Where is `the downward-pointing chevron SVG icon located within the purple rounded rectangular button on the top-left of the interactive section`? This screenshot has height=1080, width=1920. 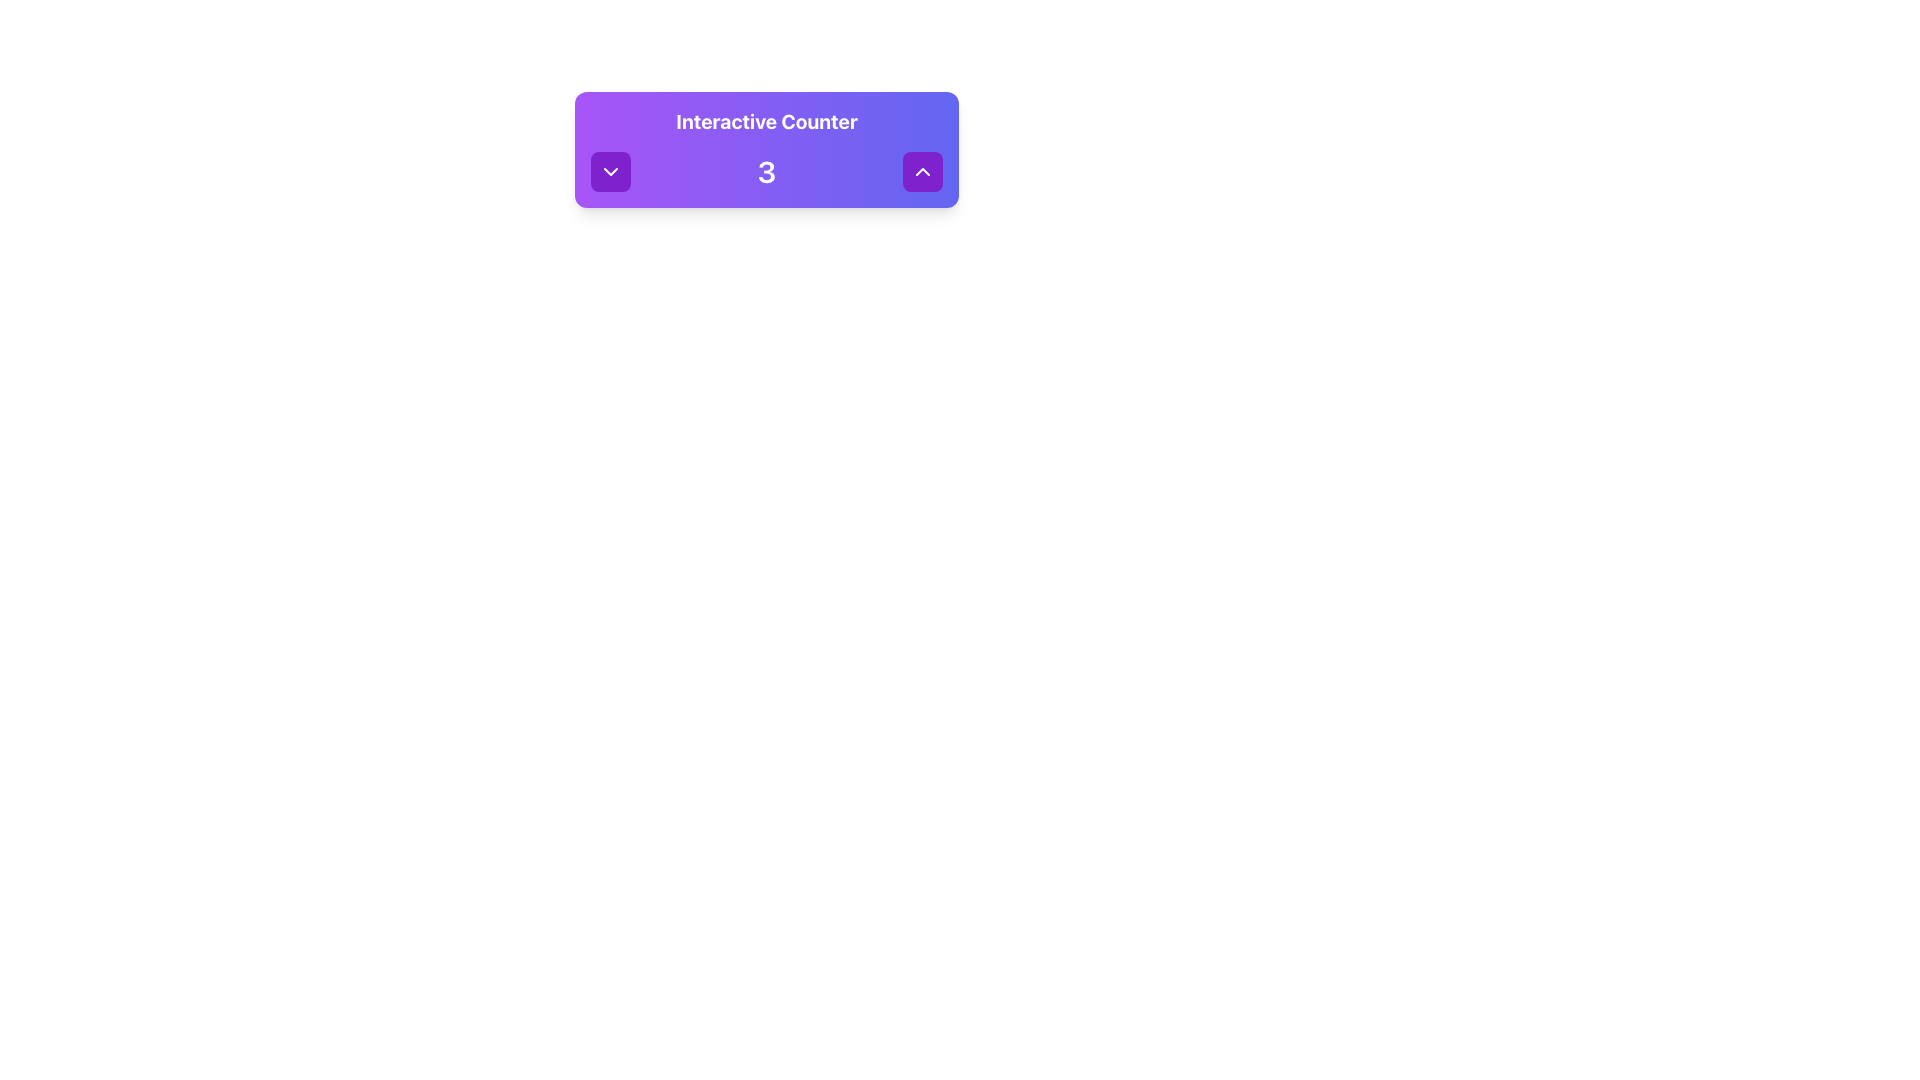
the downward-pointing chevron SVG icon located within the purple rounded rectangular button on the top-left of the interactive section is located at coordinates (609, 171).